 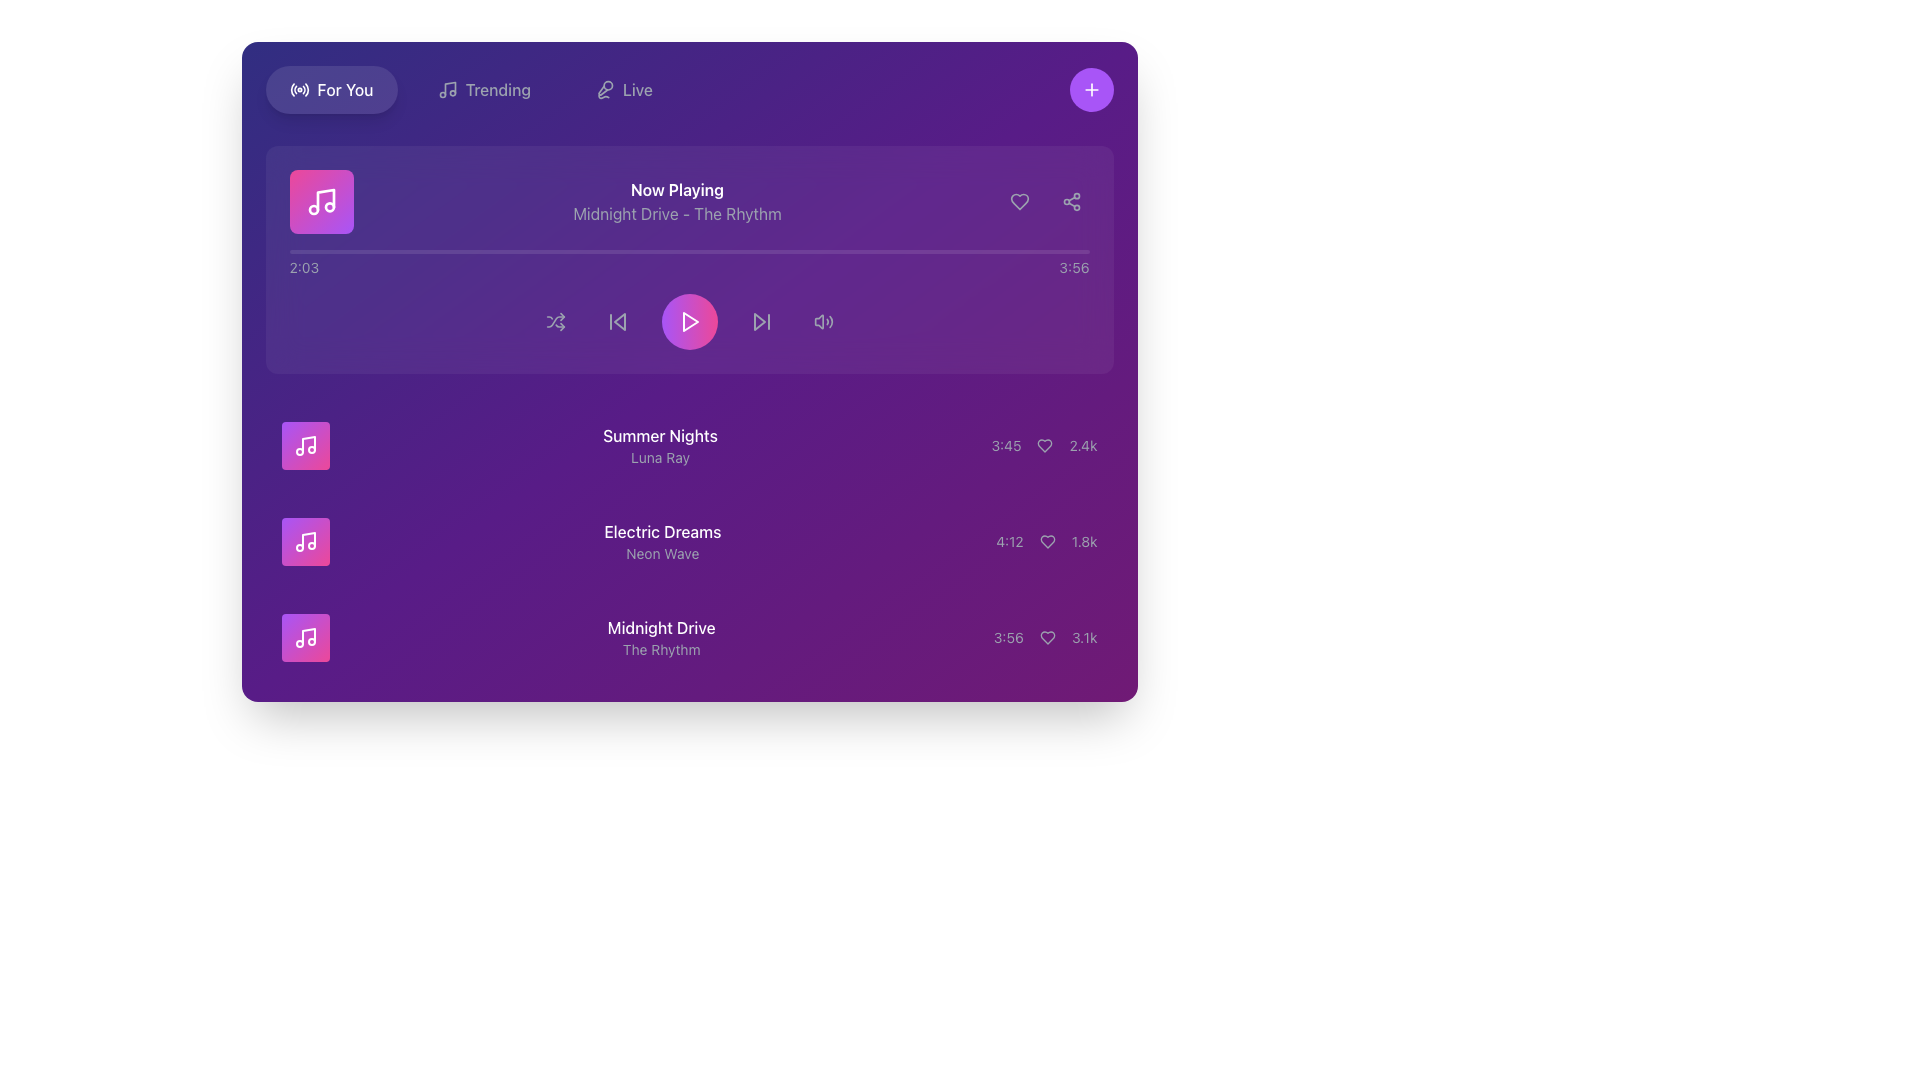 I want to click on the text label for the track 'Midnight Drive' which is the 3rd item in the list, featuring a white title and a gray subtitle against a purple background, so click(x=661, y=637).